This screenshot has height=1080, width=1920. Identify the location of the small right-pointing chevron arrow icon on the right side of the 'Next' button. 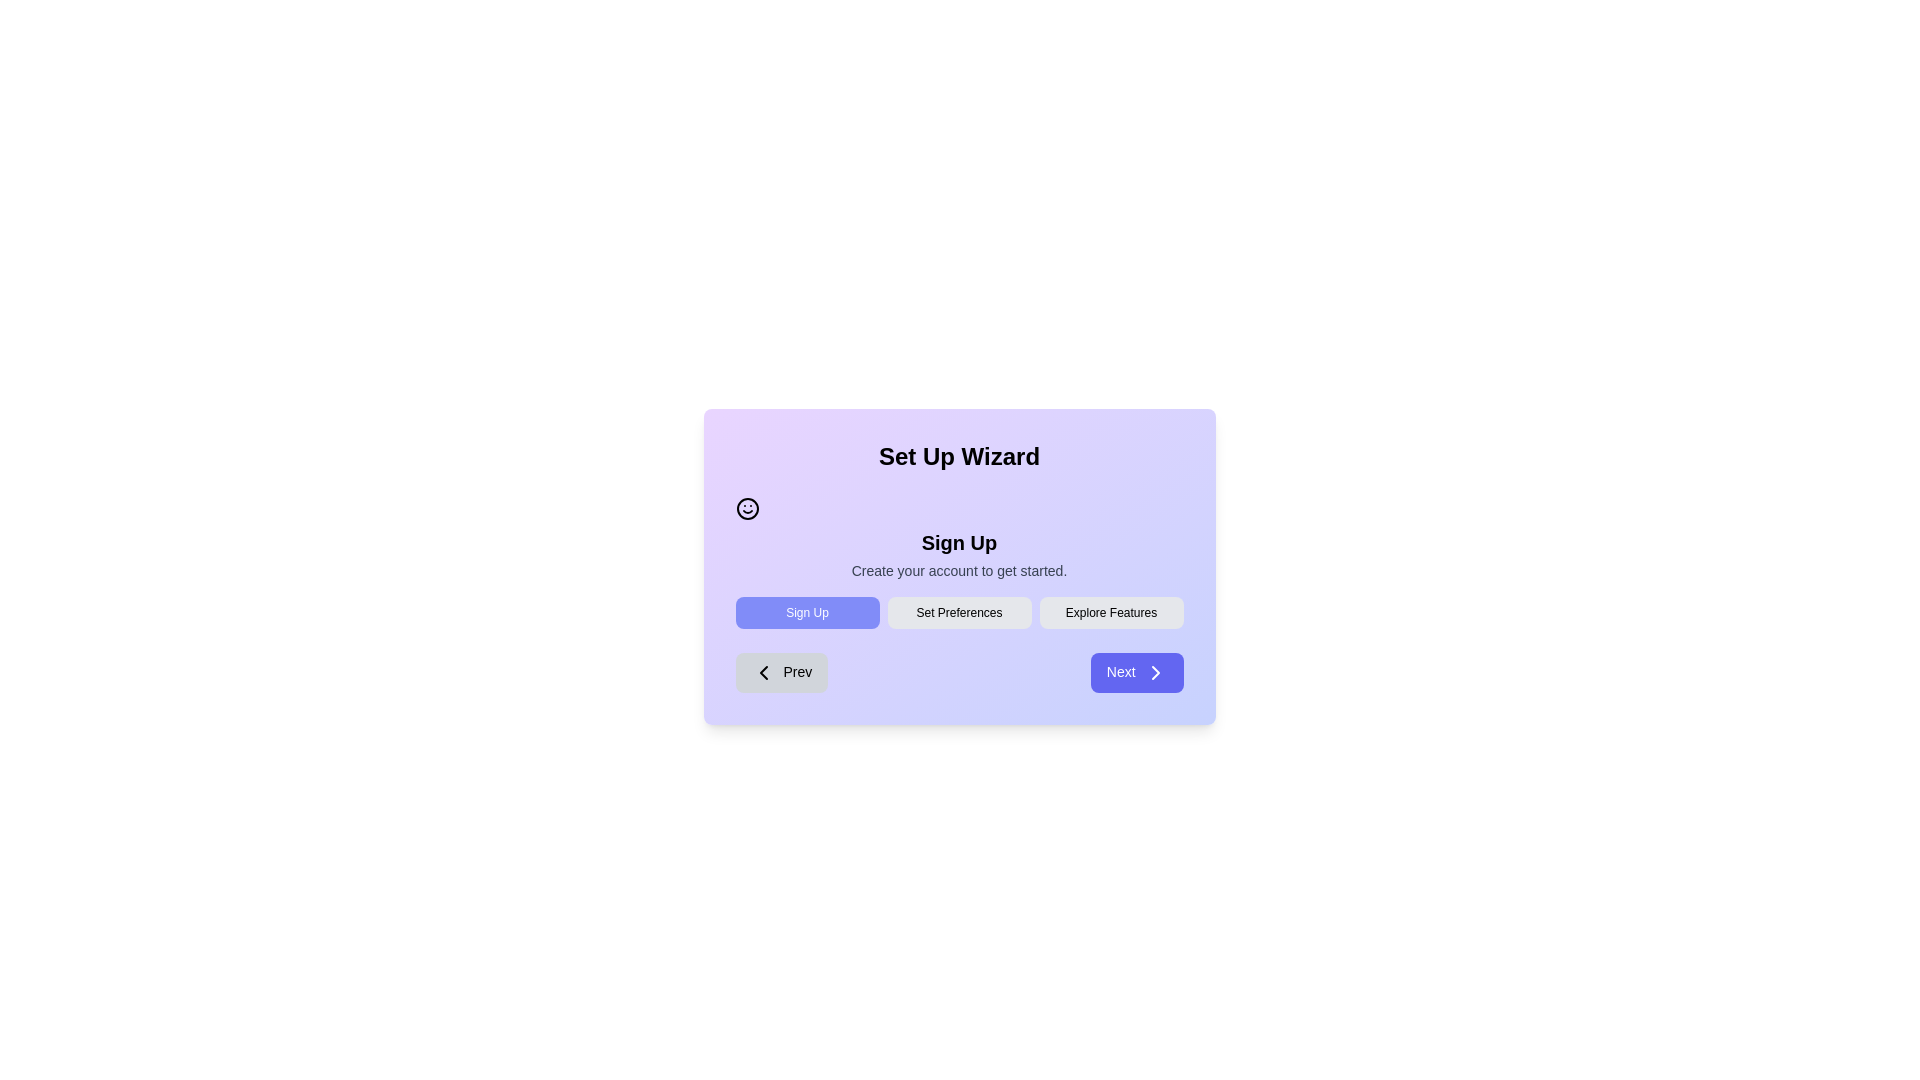
(1155, 672).